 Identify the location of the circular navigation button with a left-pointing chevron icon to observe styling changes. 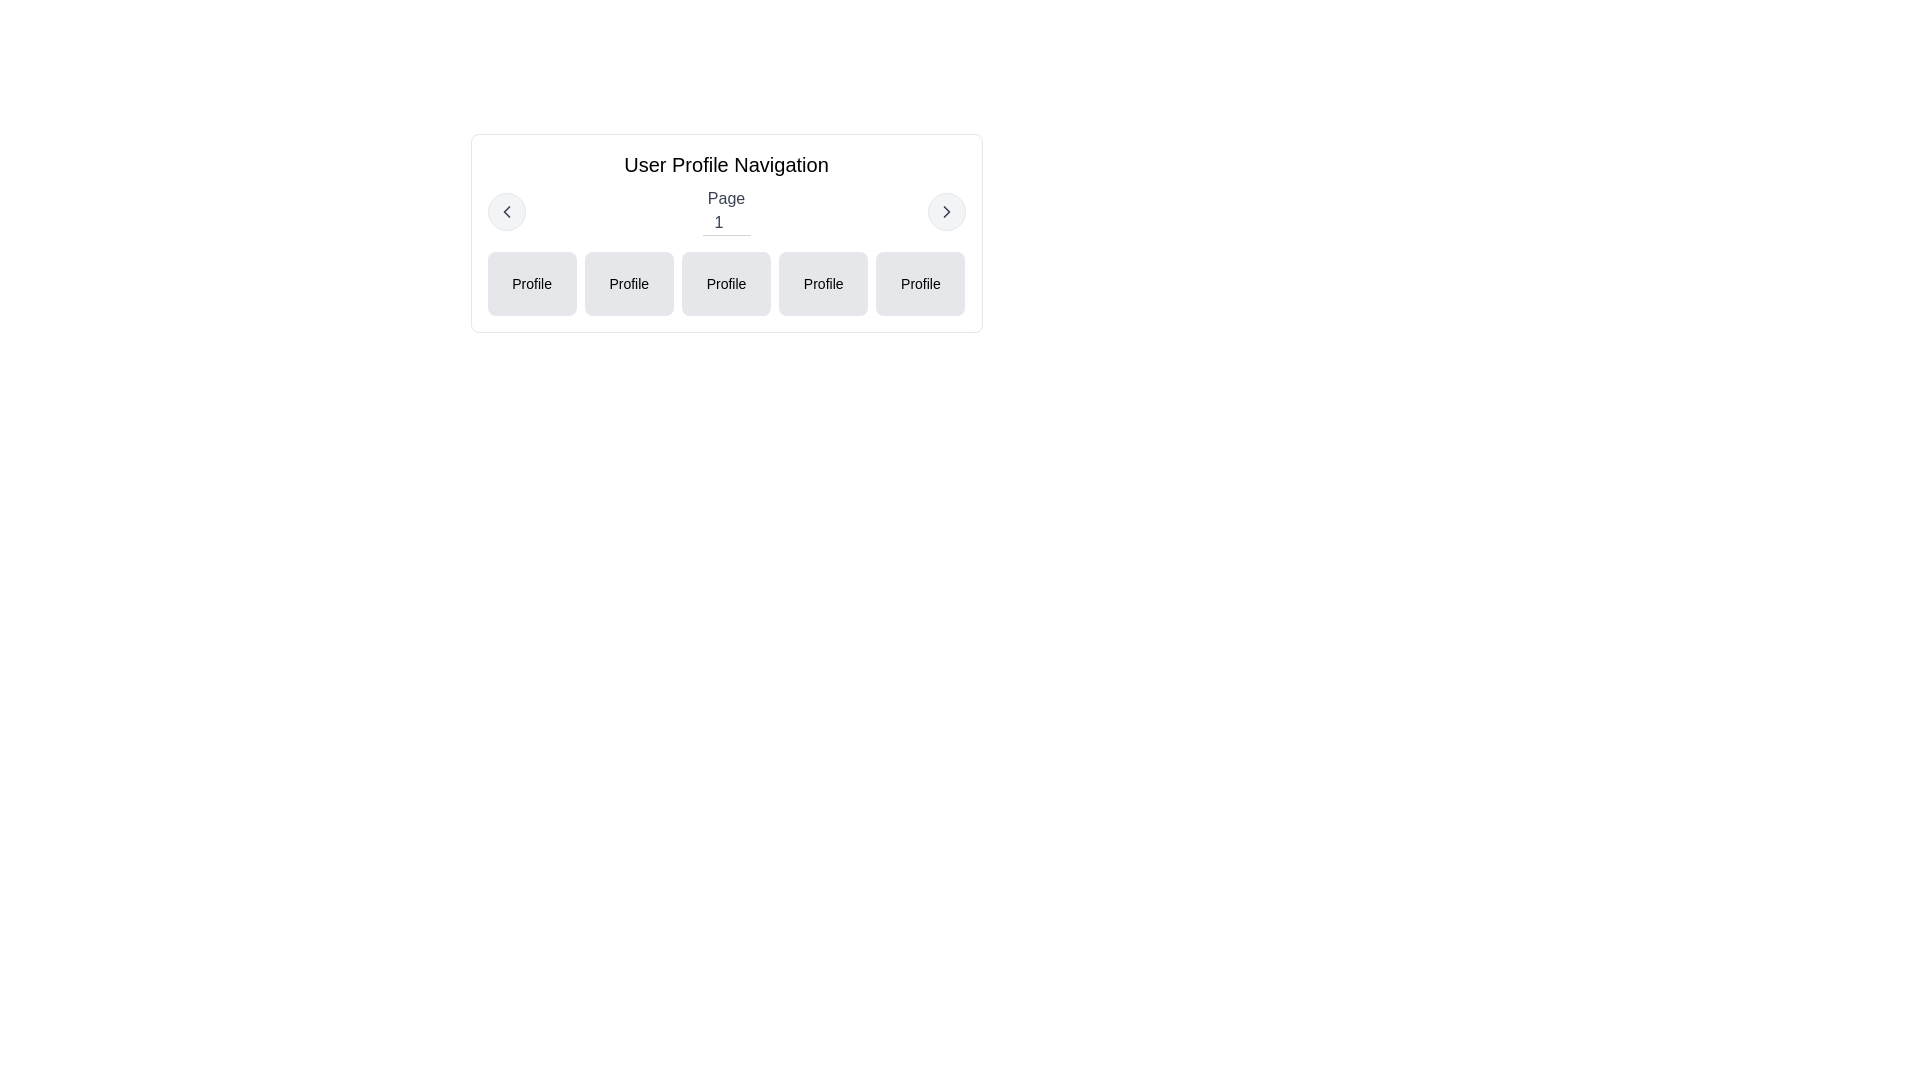
(506, 211).